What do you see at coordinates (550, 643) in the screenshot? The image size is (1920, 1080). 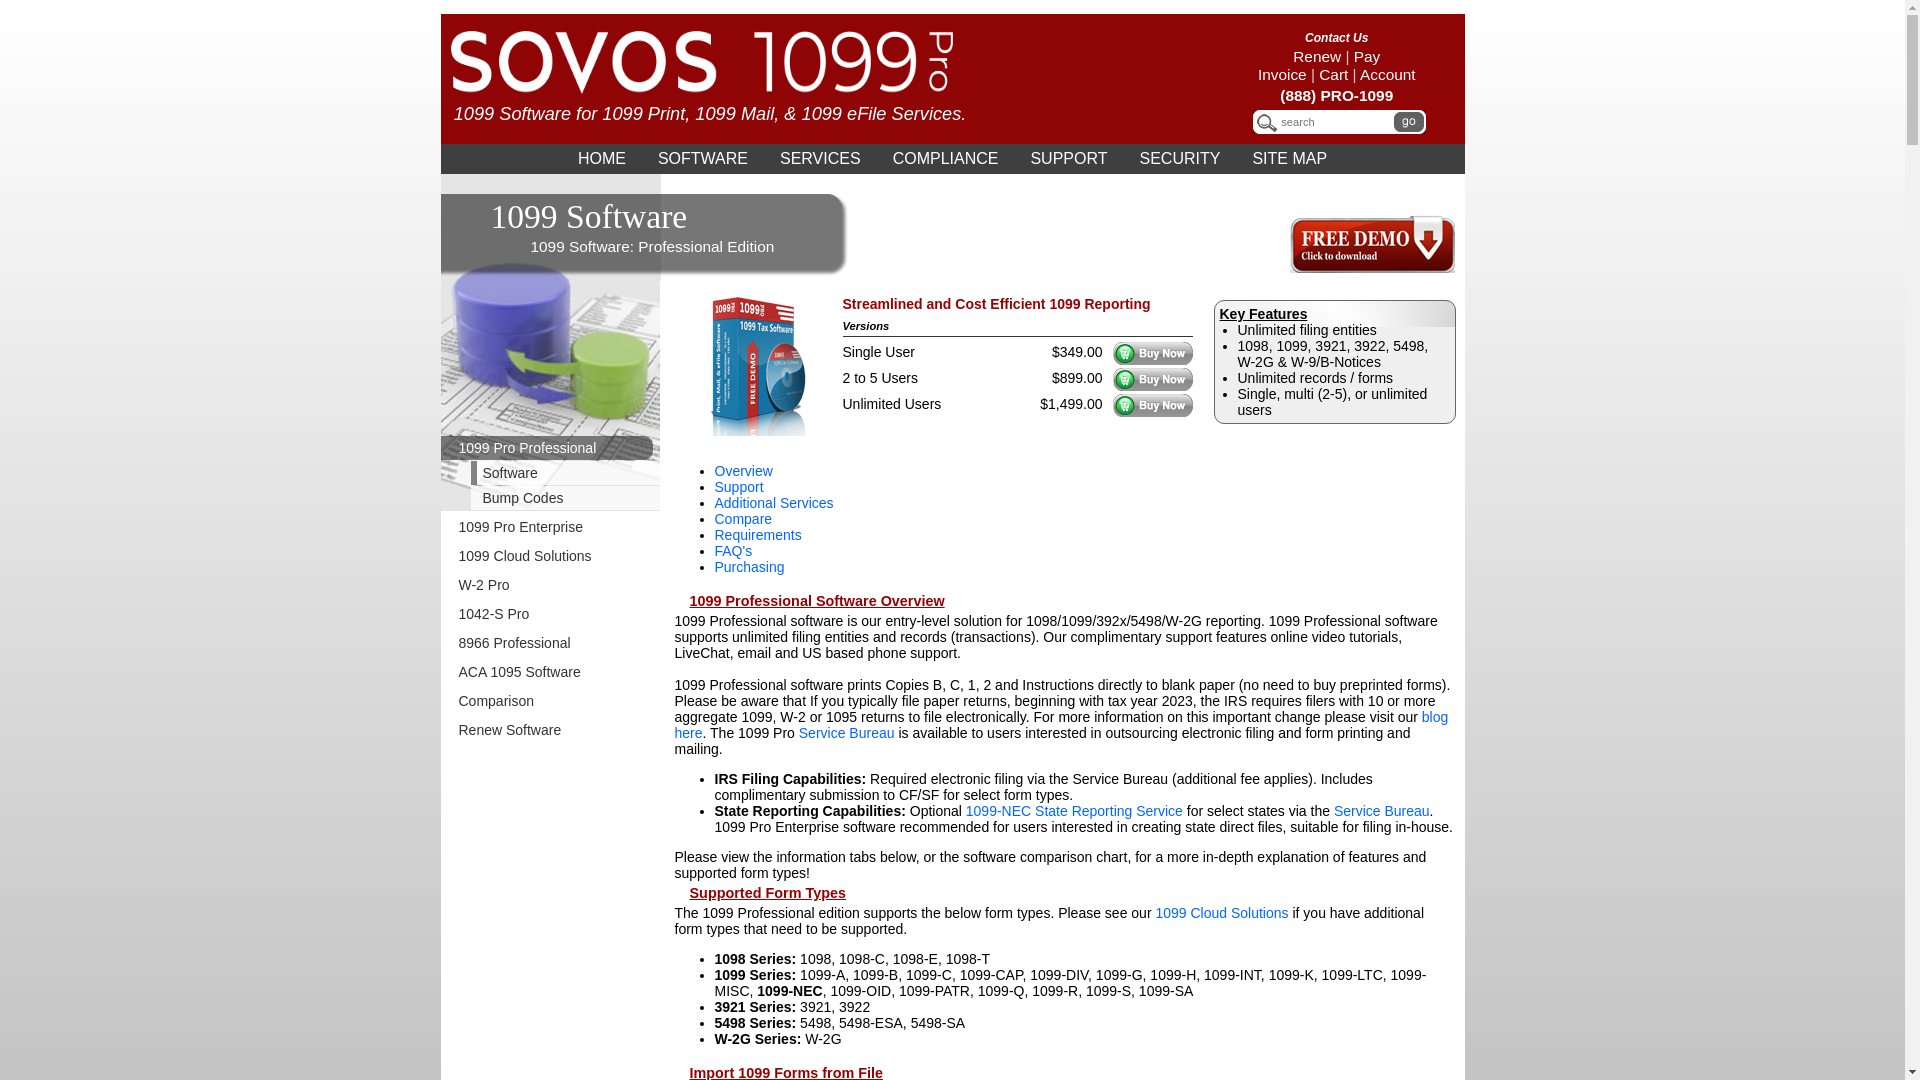 I see `'8966 Professional'` at bounding box center [550, 643].